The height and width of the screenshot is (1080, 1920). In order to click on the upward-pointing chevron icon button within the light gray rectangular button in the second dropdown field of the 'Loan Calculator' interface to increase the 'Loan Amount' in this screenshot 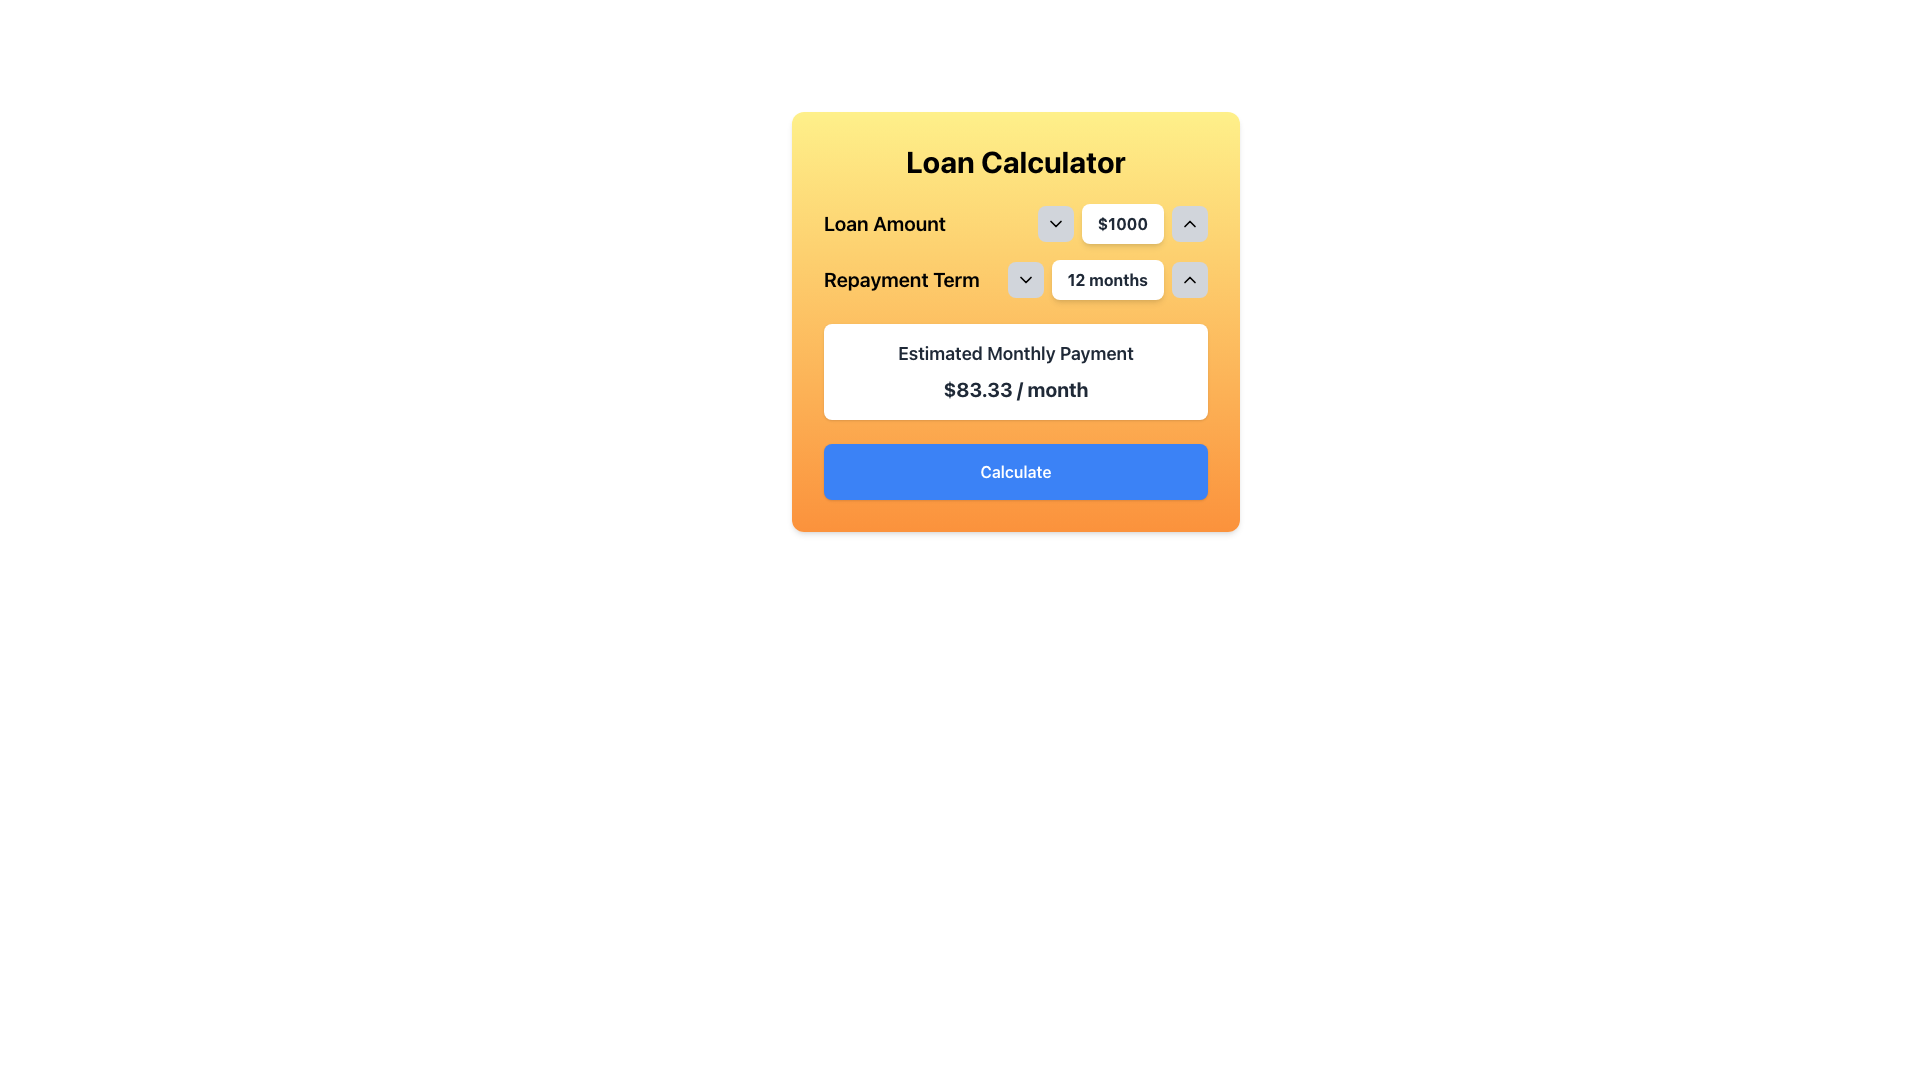, I will do `click(1190, 223)`.